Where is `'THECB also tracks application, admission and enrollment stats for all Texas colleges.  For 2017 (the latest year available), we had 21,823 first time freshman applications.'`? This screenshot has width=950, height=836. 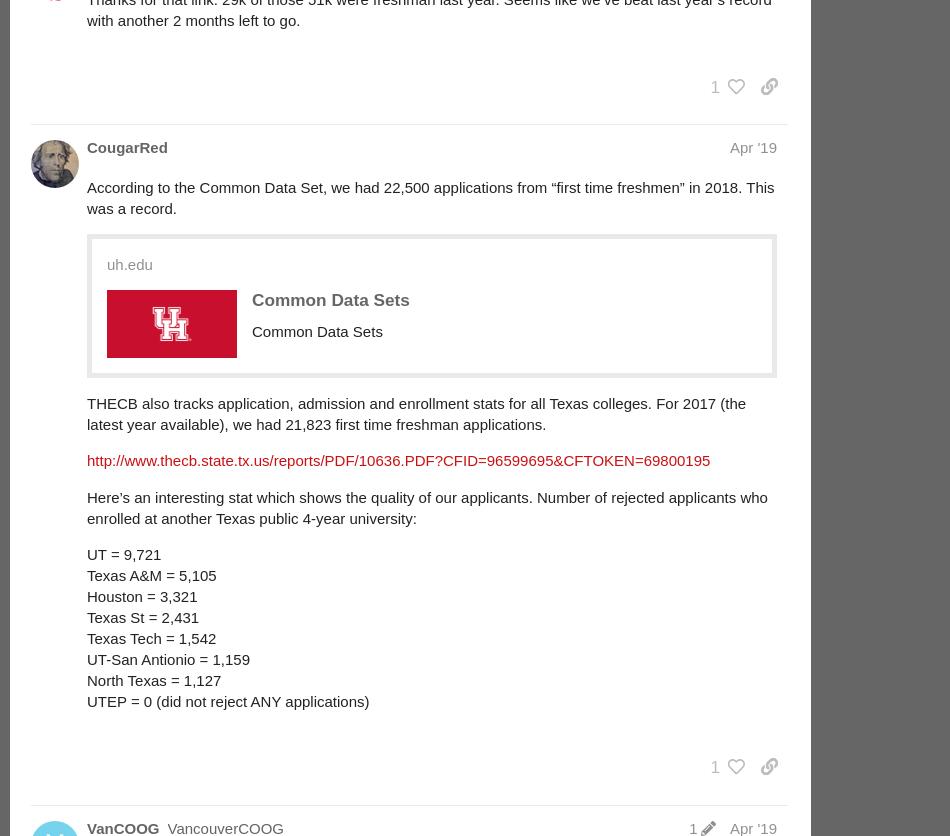
'THECB also tracks application, admission and enrollment stats for all Texas colleges.  For 2017 (the latest year available), we had 21,823 first time freshman applications.' is located at coordinates (415, 412).